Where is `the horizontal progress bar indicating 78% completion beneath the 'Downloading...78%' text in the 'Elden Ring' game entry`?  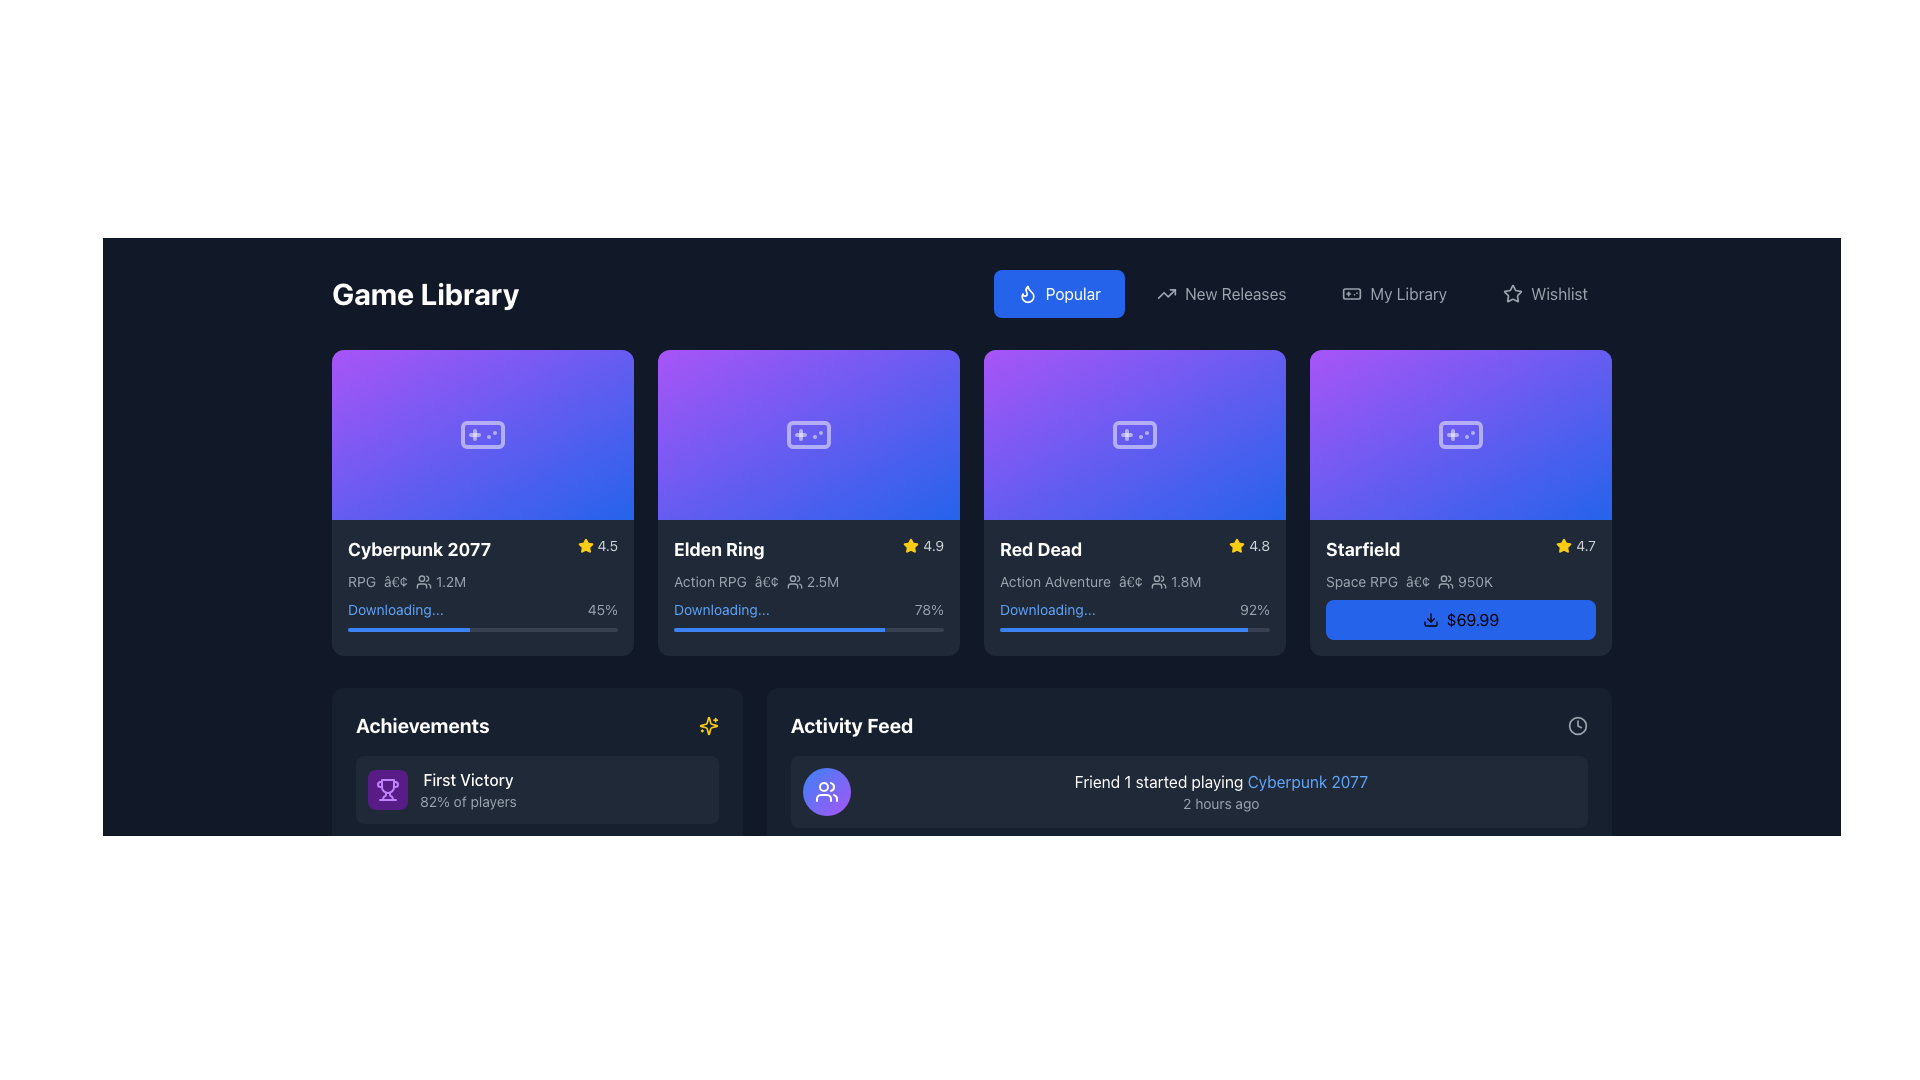
the horizontal progress bar indicating 78% completion beneath the 'Downloading...78%' text in the 'Elden Ring' game entry is located at coordinates (809, 627).